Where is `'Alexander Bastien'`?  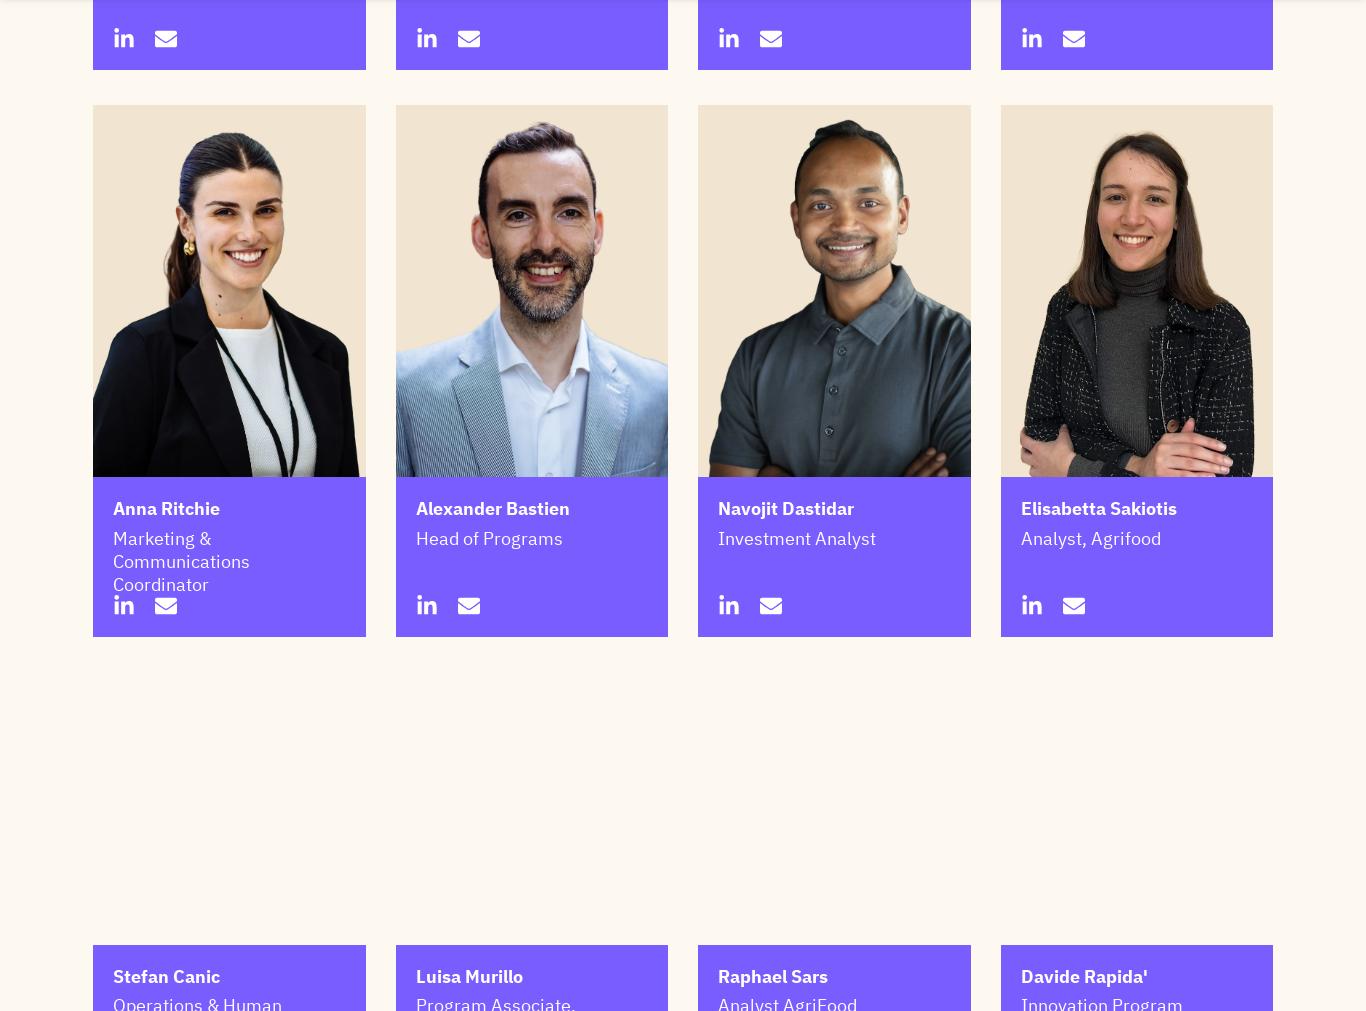 'Alexander Bastien' is located at coordinates (492, 508).